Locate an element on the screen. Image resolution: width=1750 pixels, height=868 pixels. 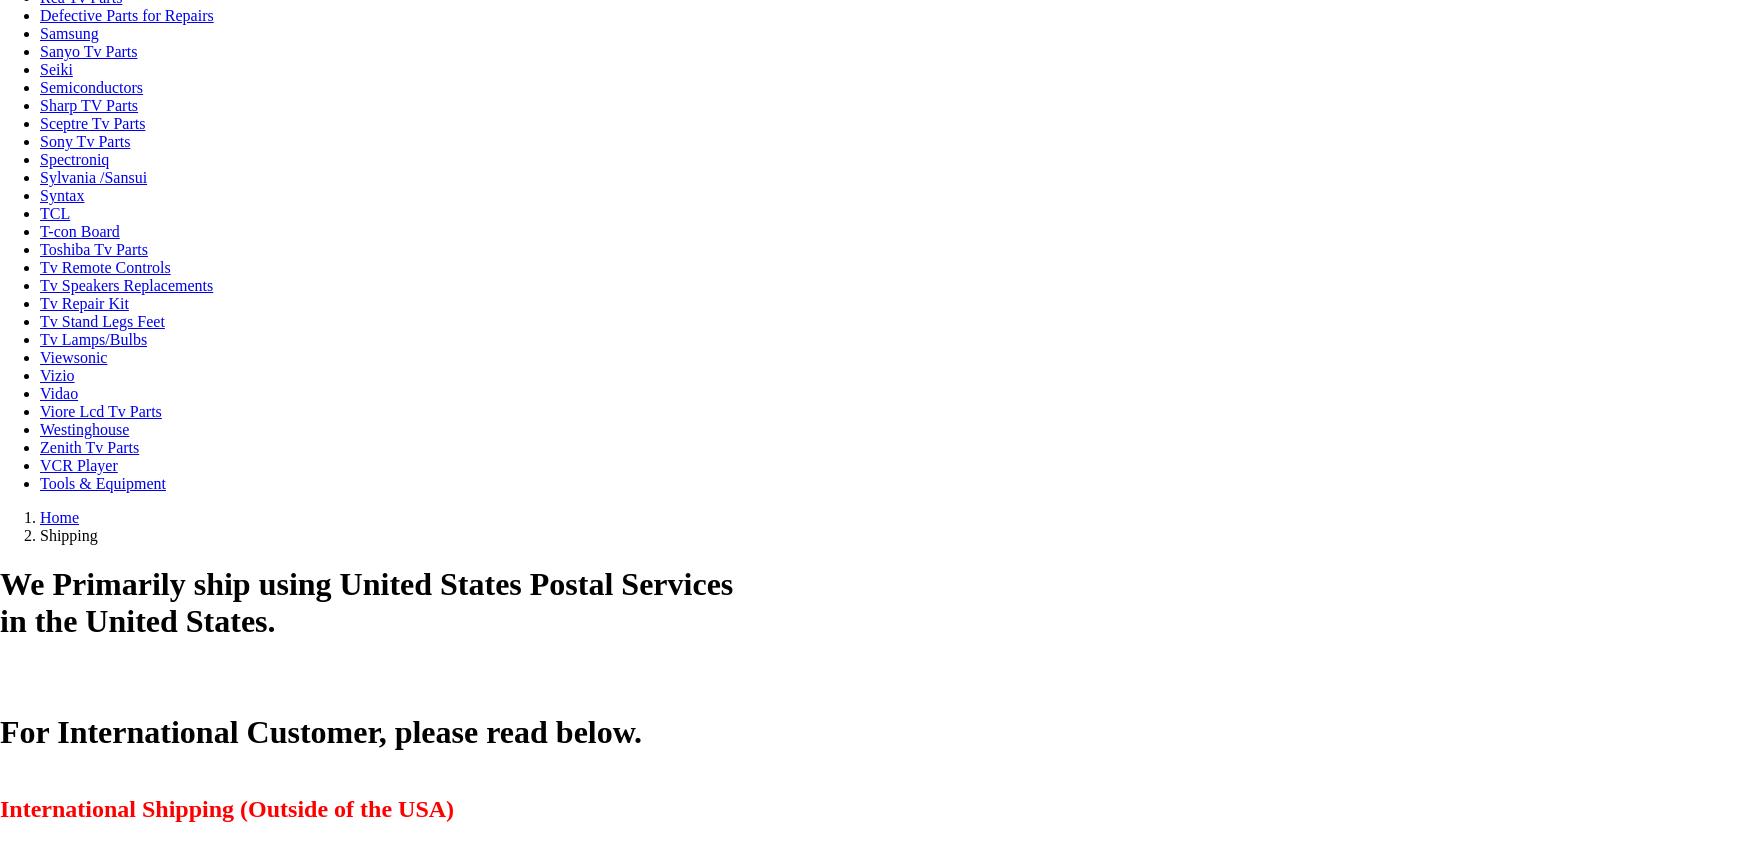
'Viewsonic' is located at coordinates (73, 357).